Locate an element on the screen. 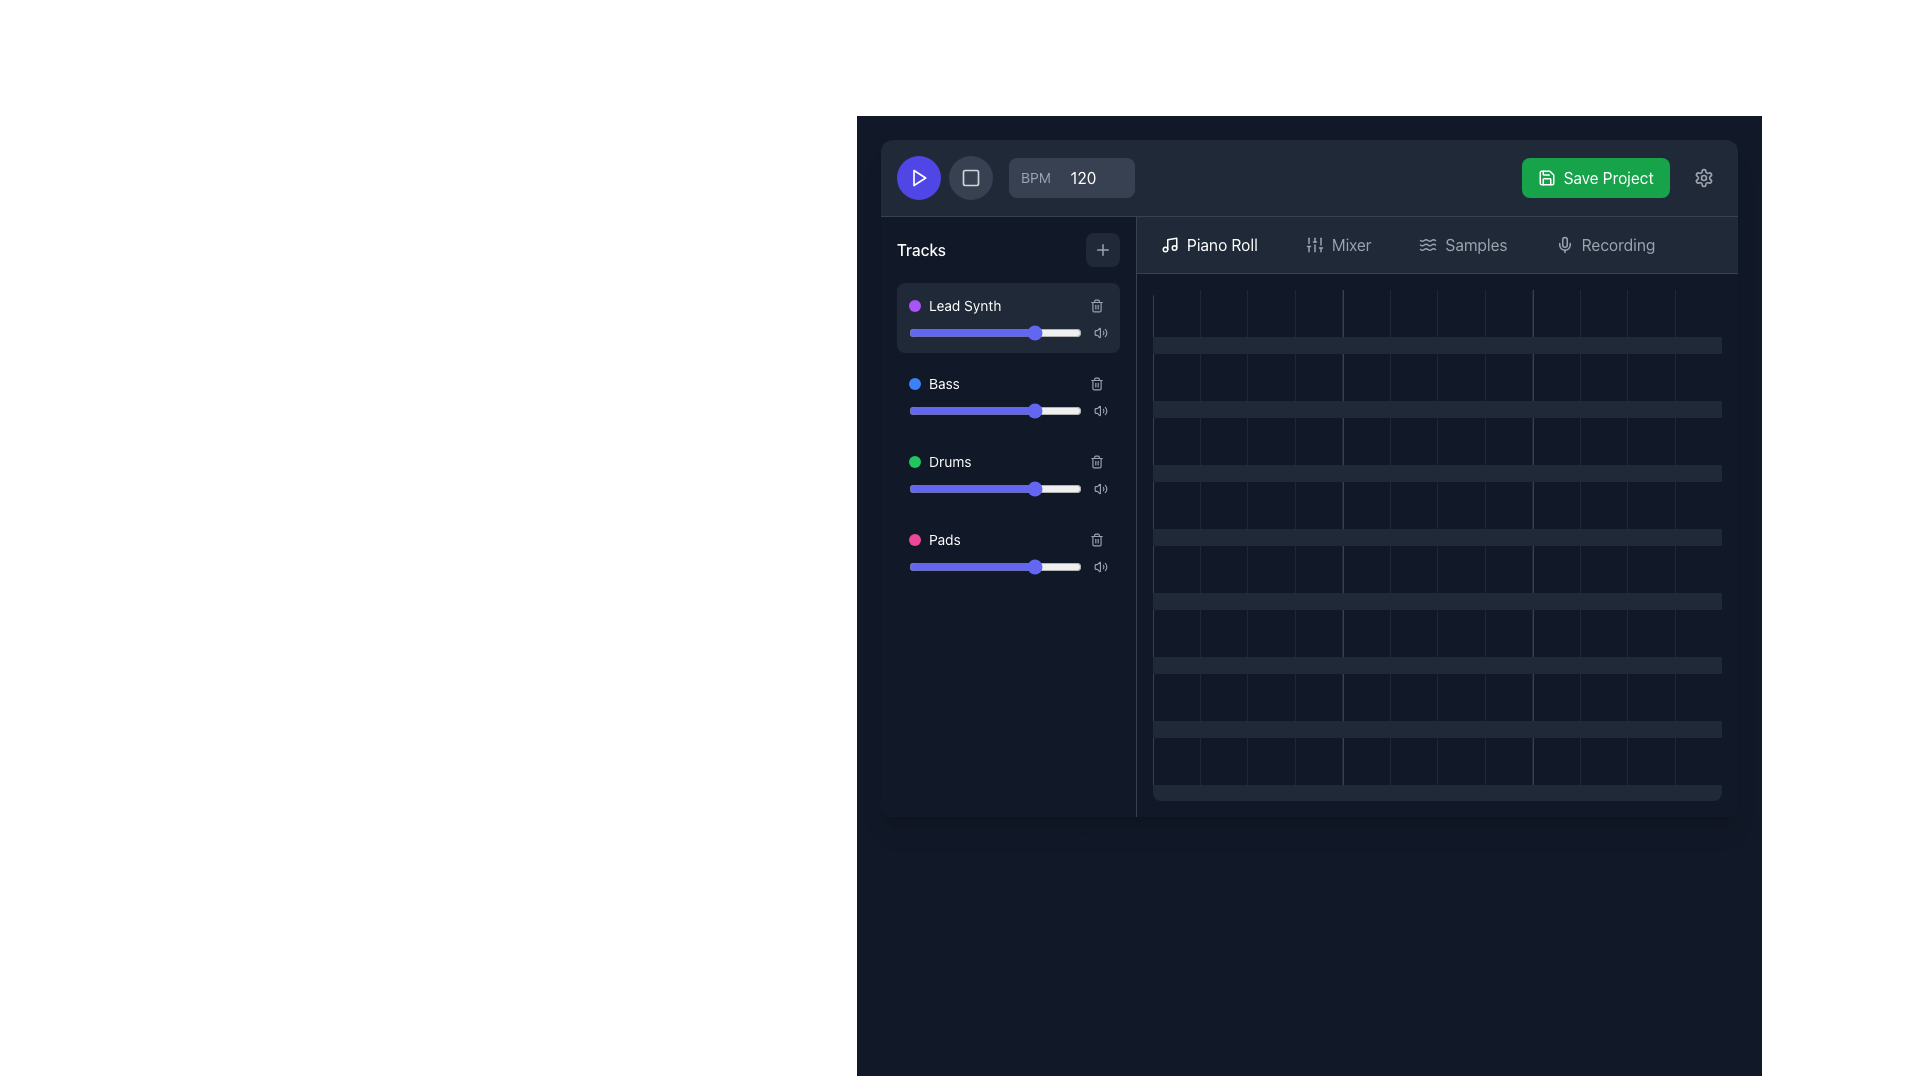  the clickable square grid cell located in the fourth column of the fourth row to observe the color change is located at coordinates (1318, 504).